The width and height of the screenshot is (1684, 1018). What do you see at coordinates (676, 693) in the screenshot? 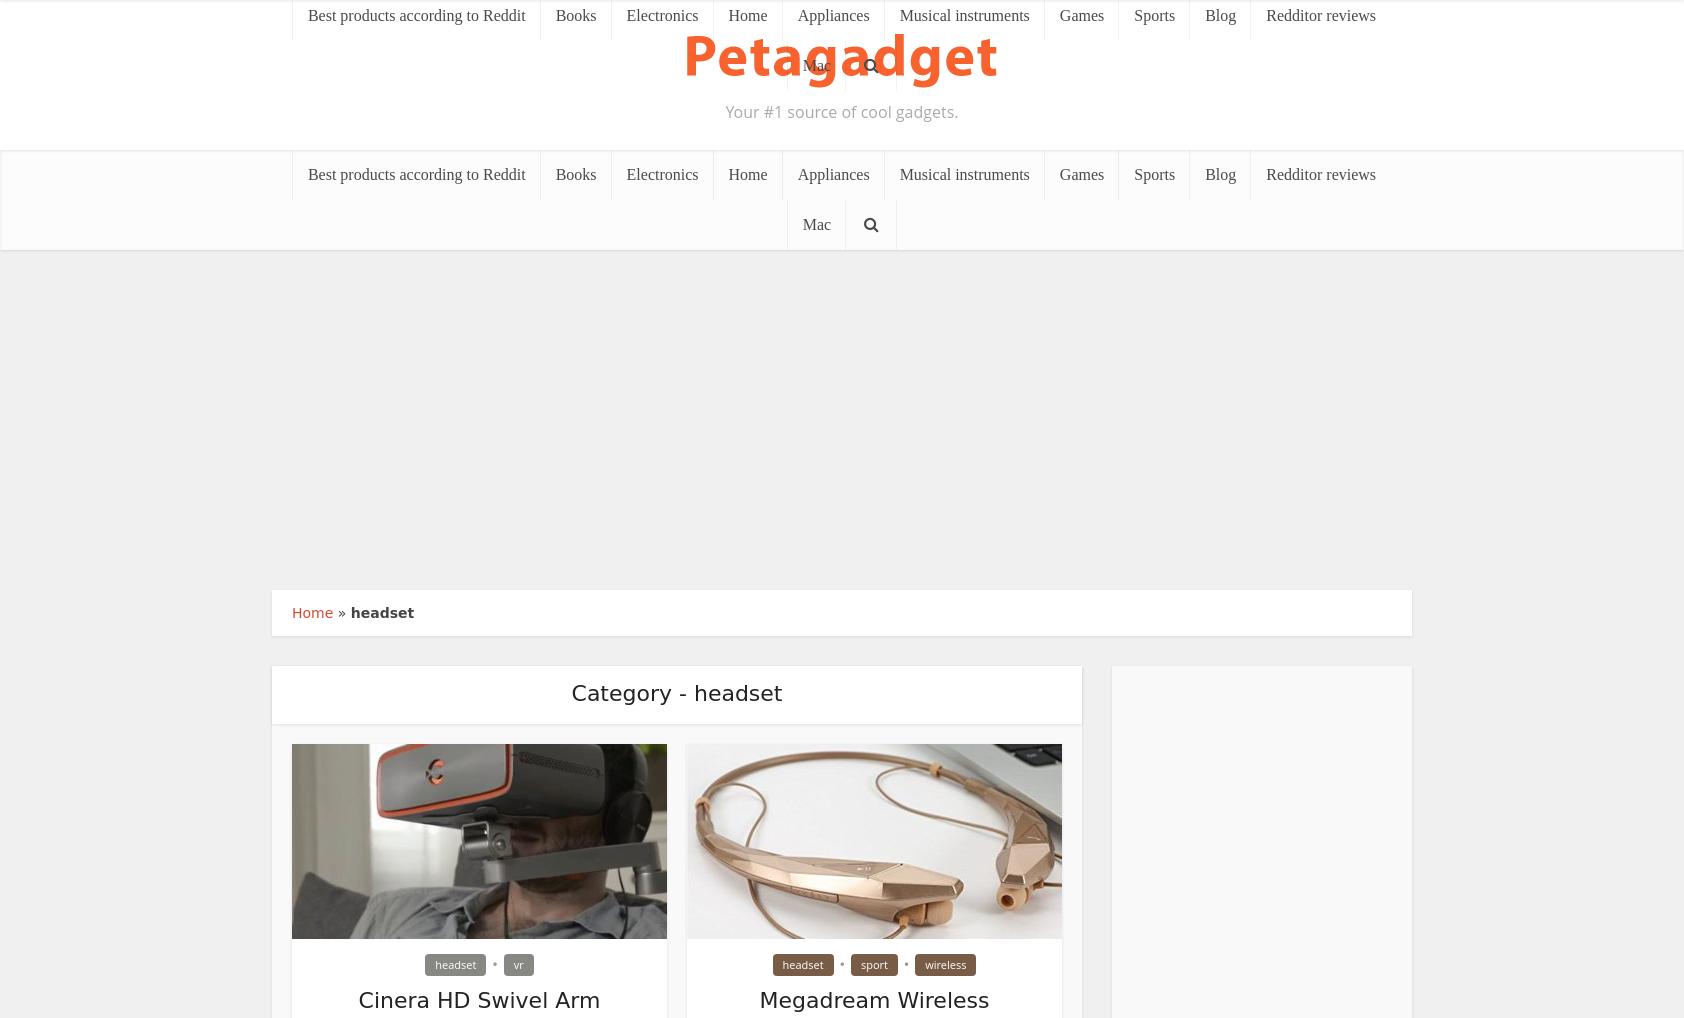
I see `'Category - headset'` at bounding box center [676, 693].